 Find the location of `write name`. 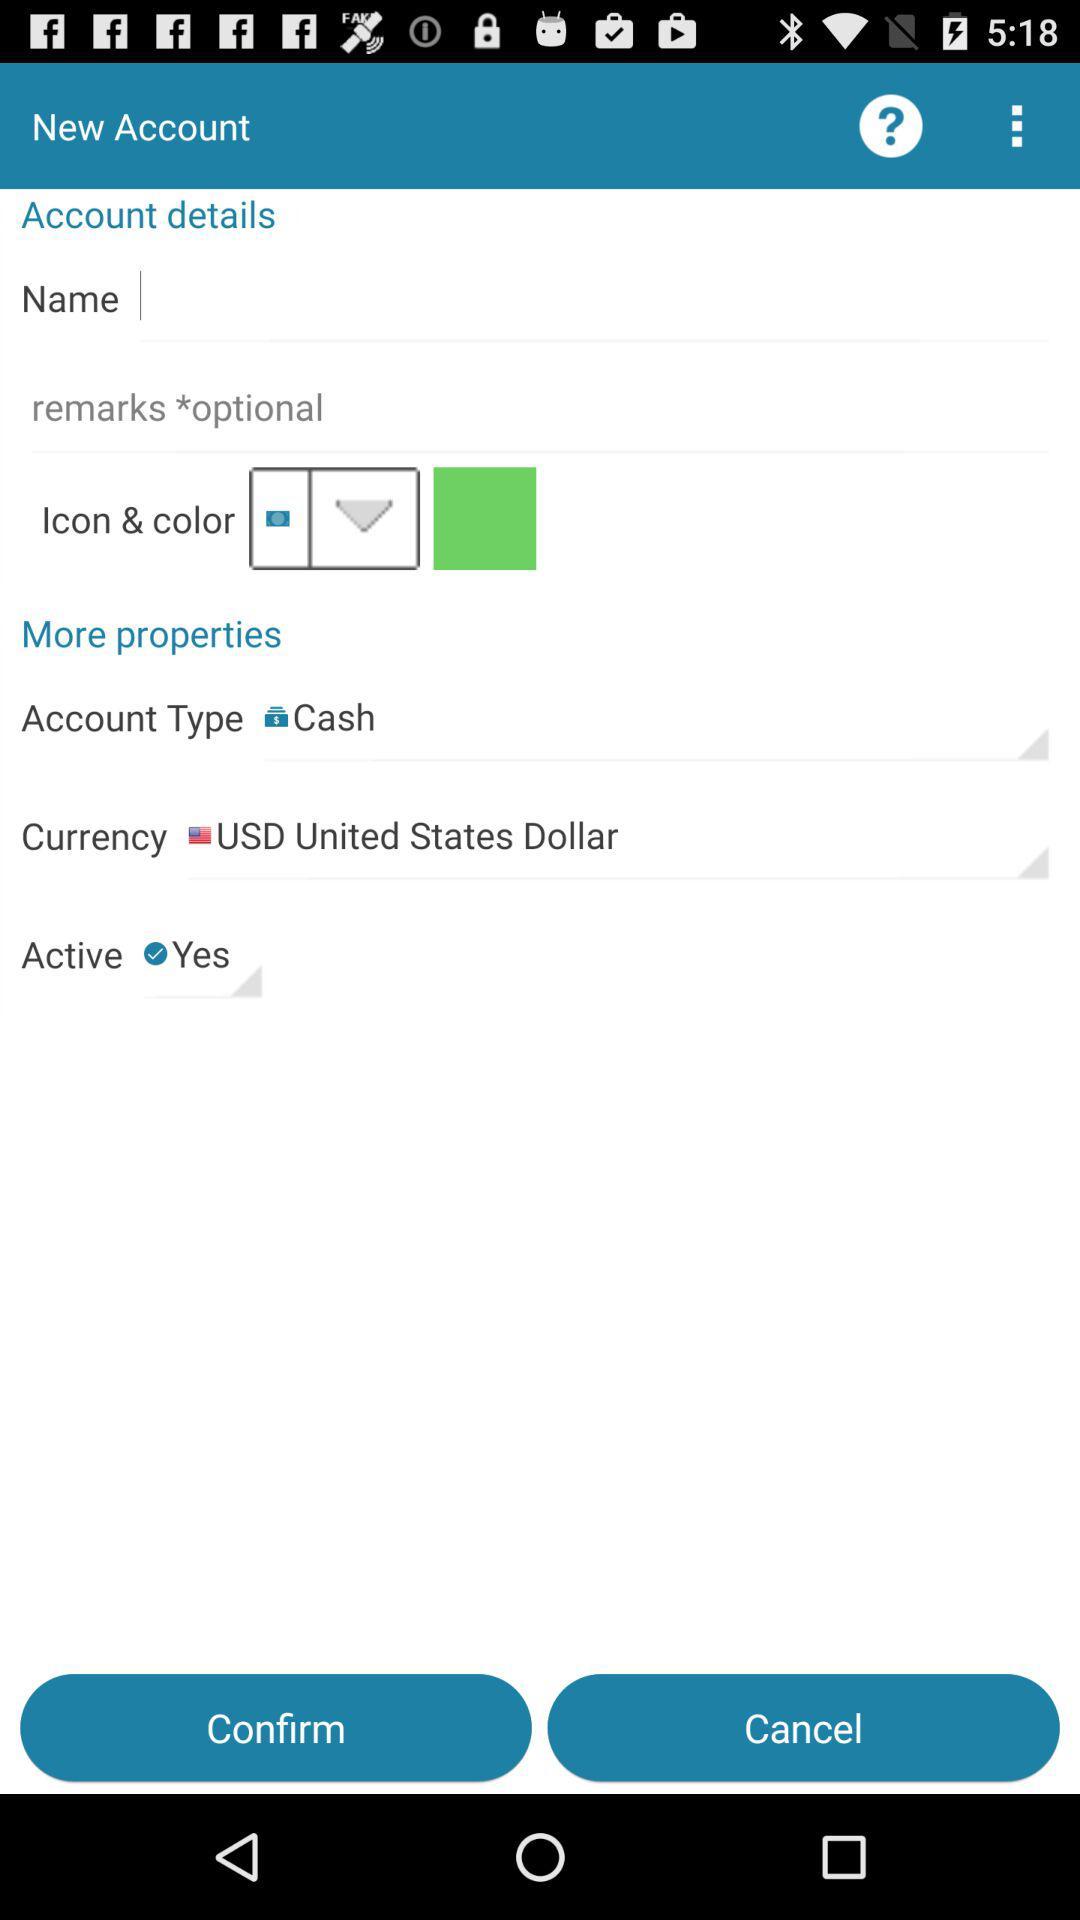

write name is located at coordinates (593, 296).